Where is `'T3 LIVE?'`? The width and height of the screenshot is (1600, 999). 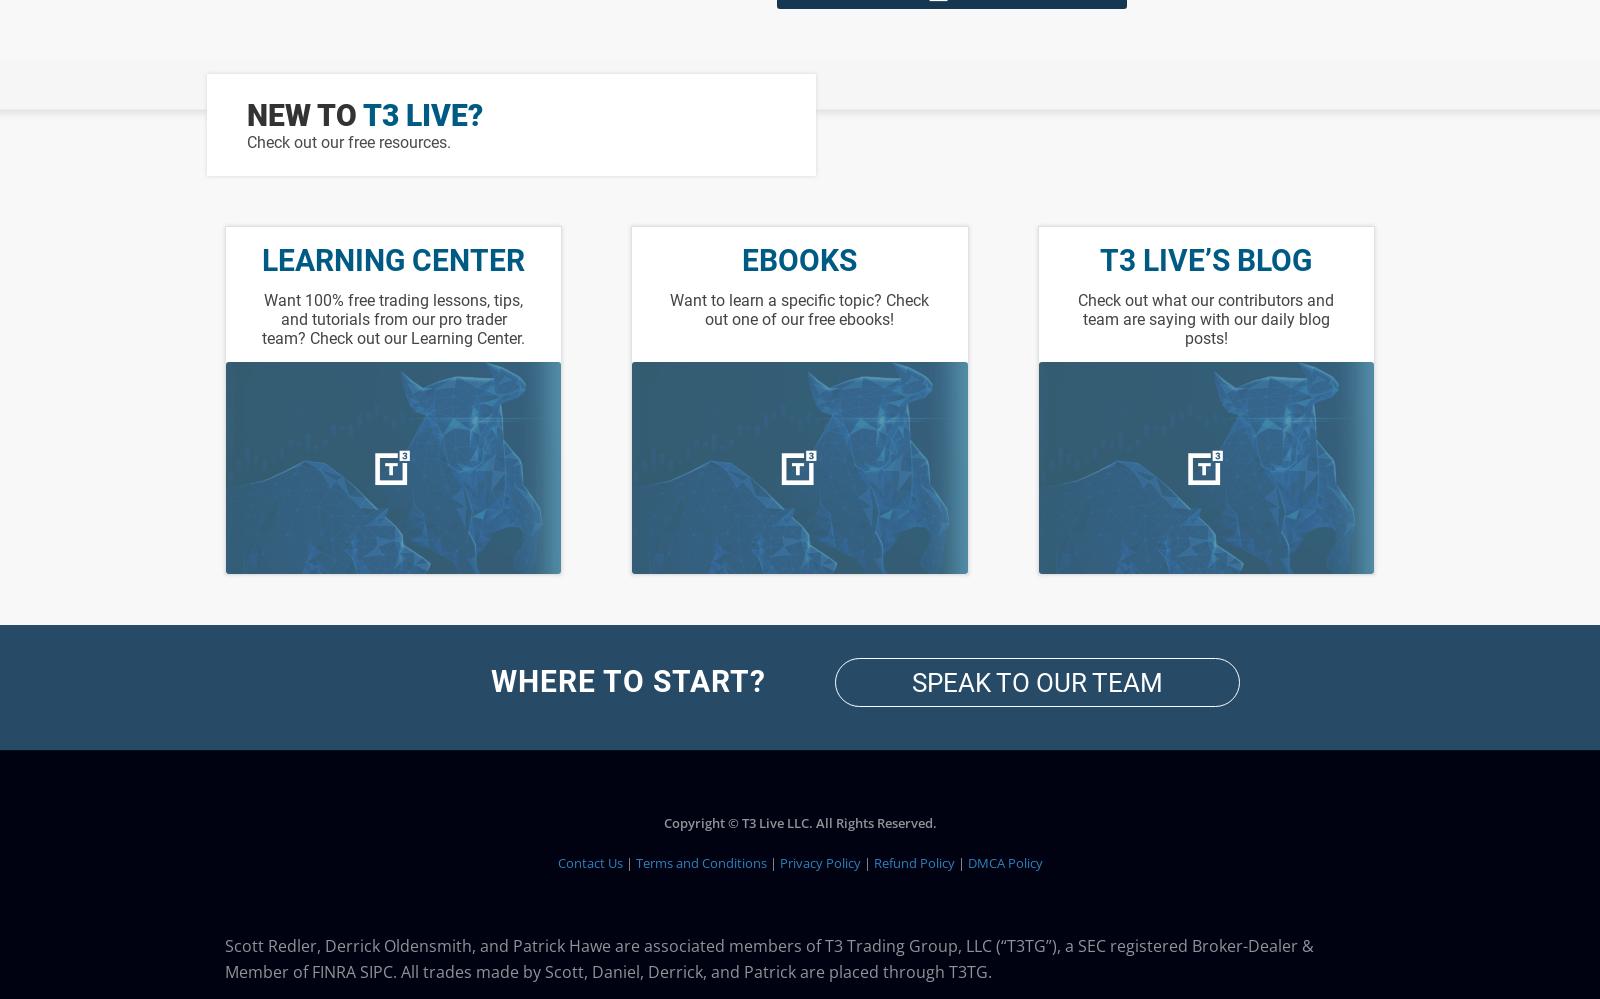 'T3 LIVE?' is located at coordinates (363, 114).